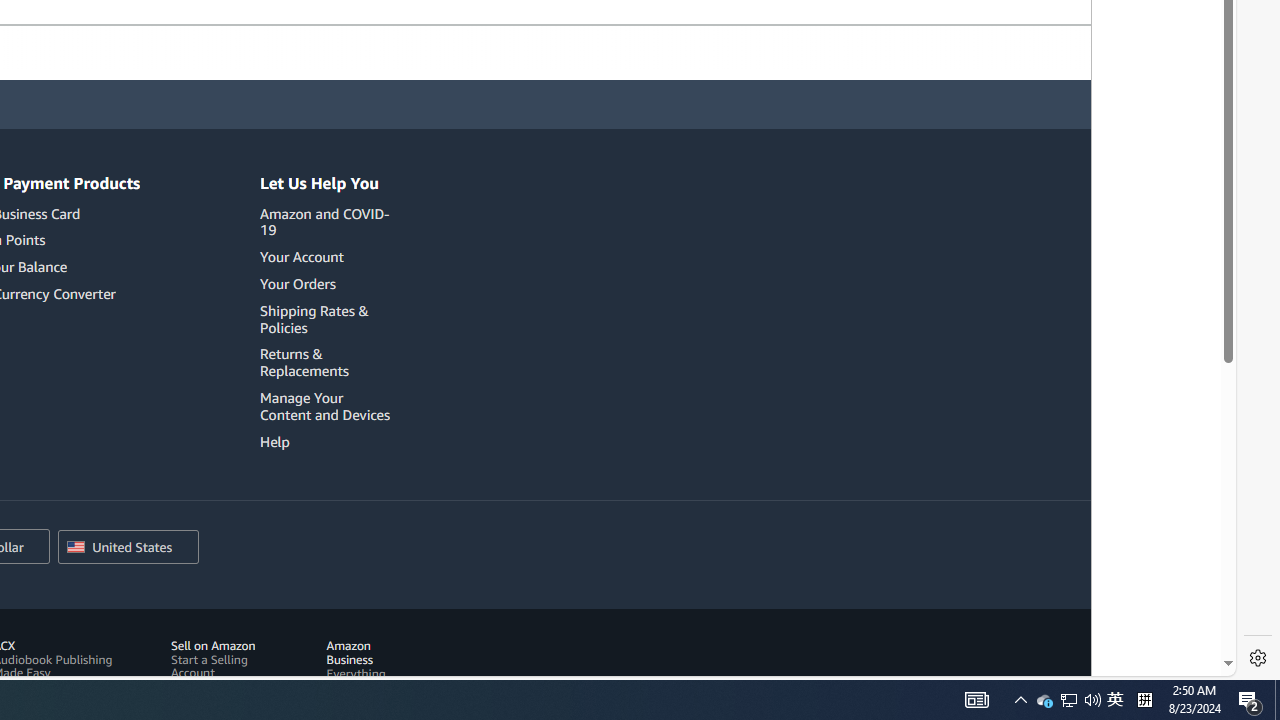 The width and height of the screenshot is (1280, 720). I want to click on 'Choose a country/region for shopping.', so click(127, 547).